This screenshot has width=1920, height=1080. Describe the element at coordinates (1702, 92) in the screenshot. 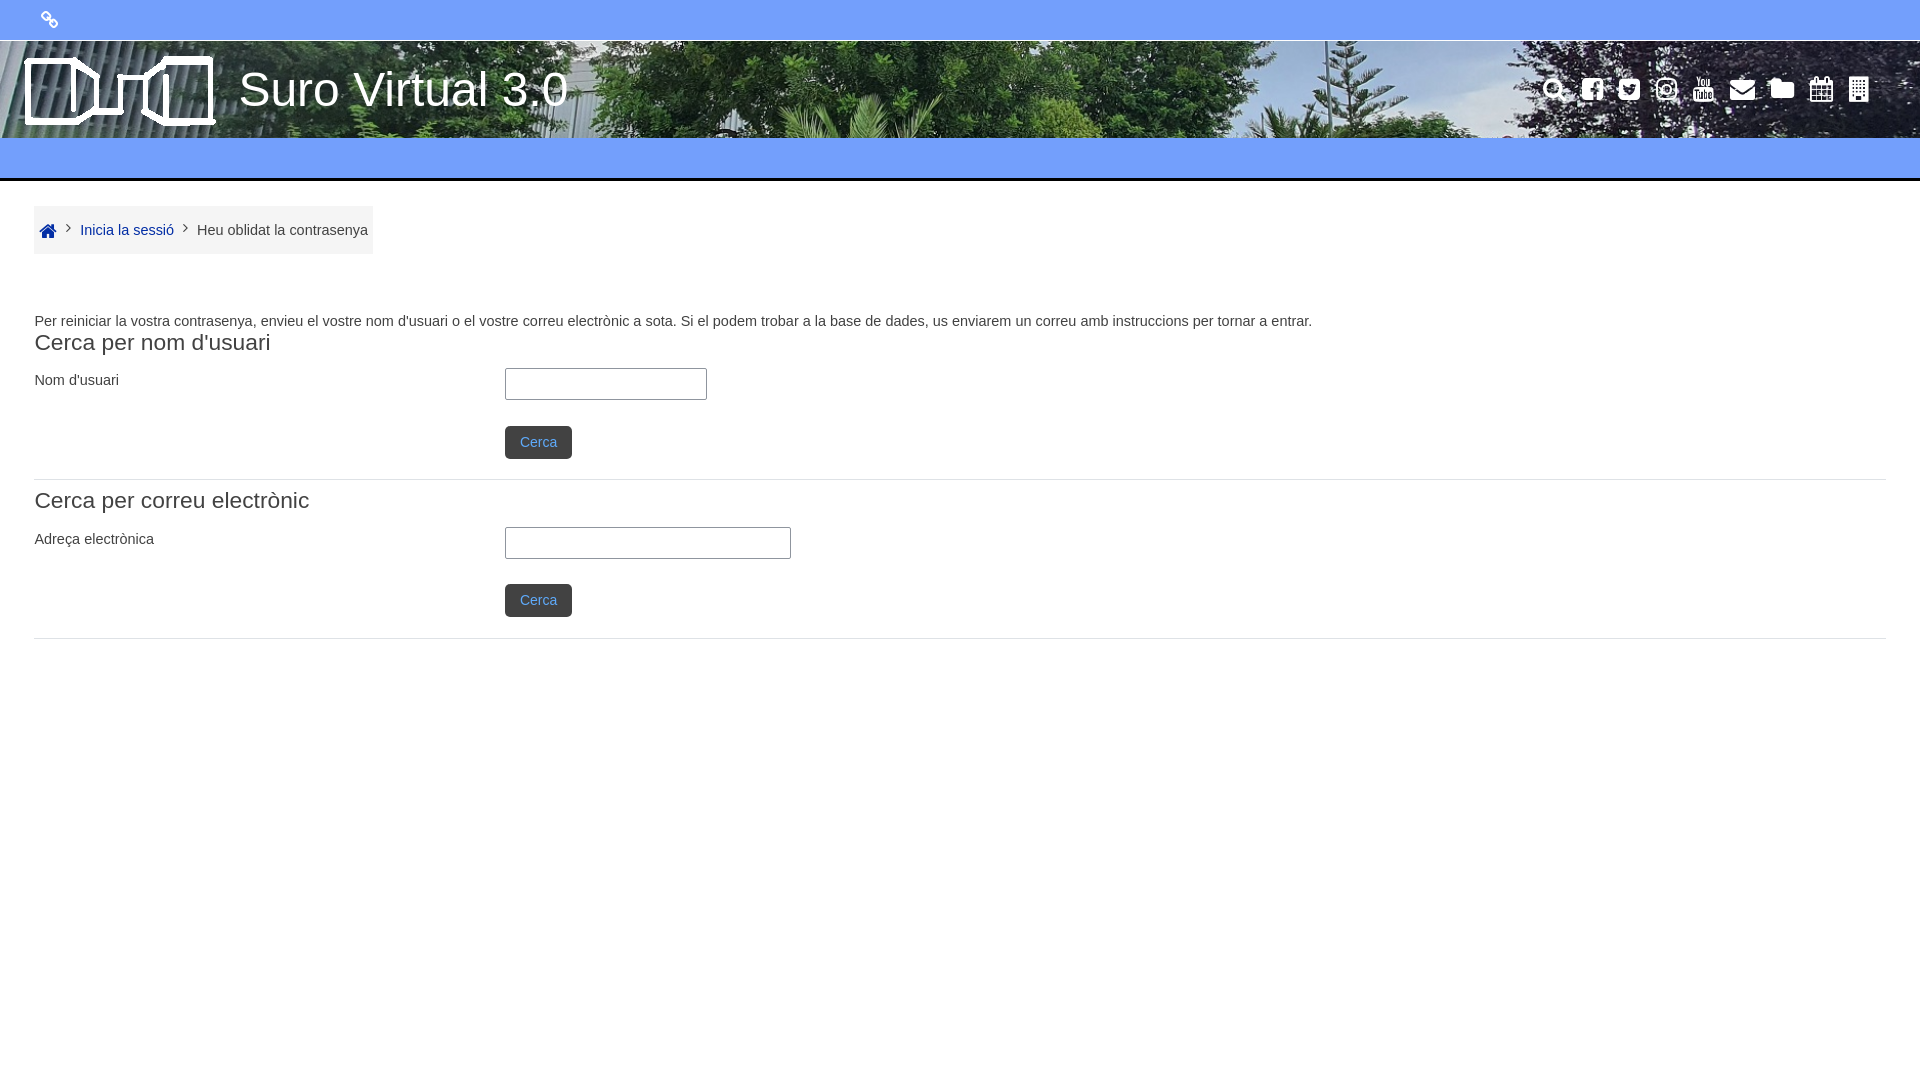

I see `'Canal de YouTube del centre'` at that location.